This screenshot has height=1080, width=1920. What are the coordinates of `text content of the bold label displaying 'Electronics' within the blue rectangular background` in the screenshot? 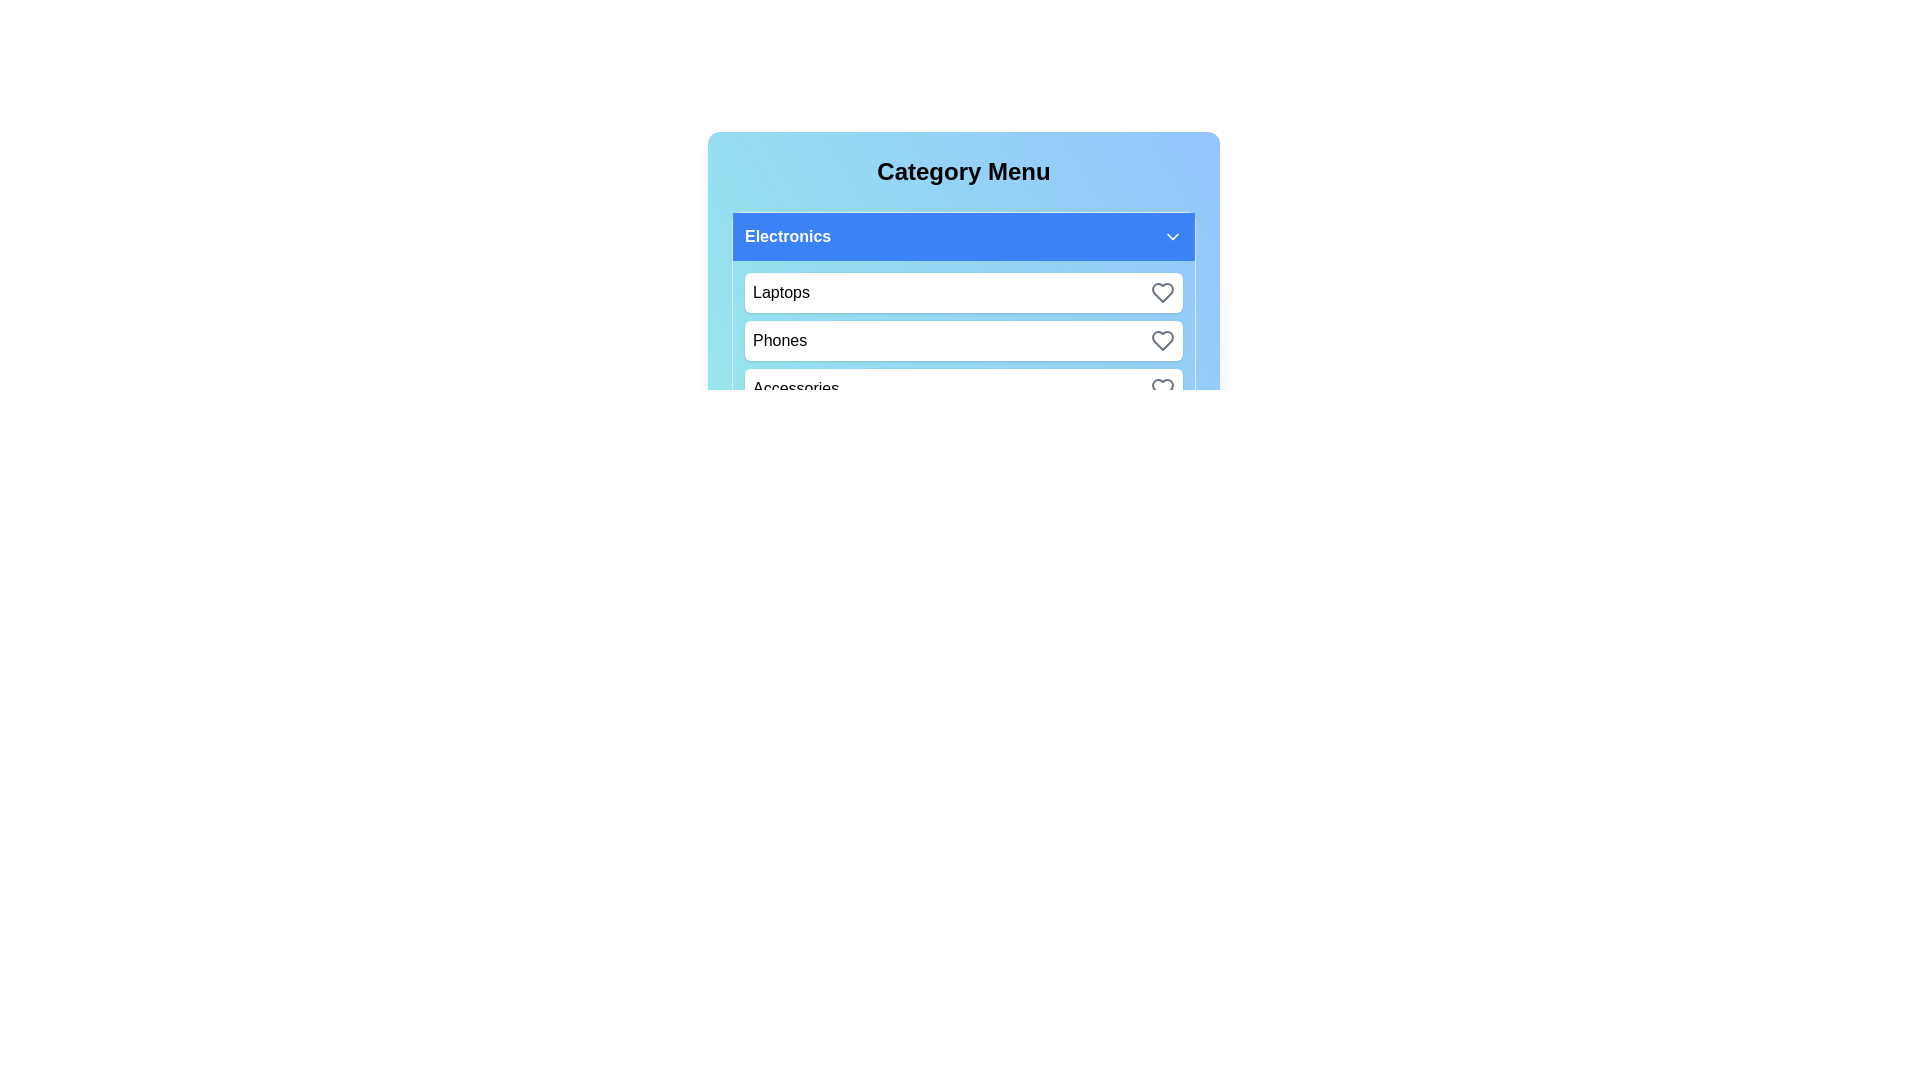 It's located at (787, 235).